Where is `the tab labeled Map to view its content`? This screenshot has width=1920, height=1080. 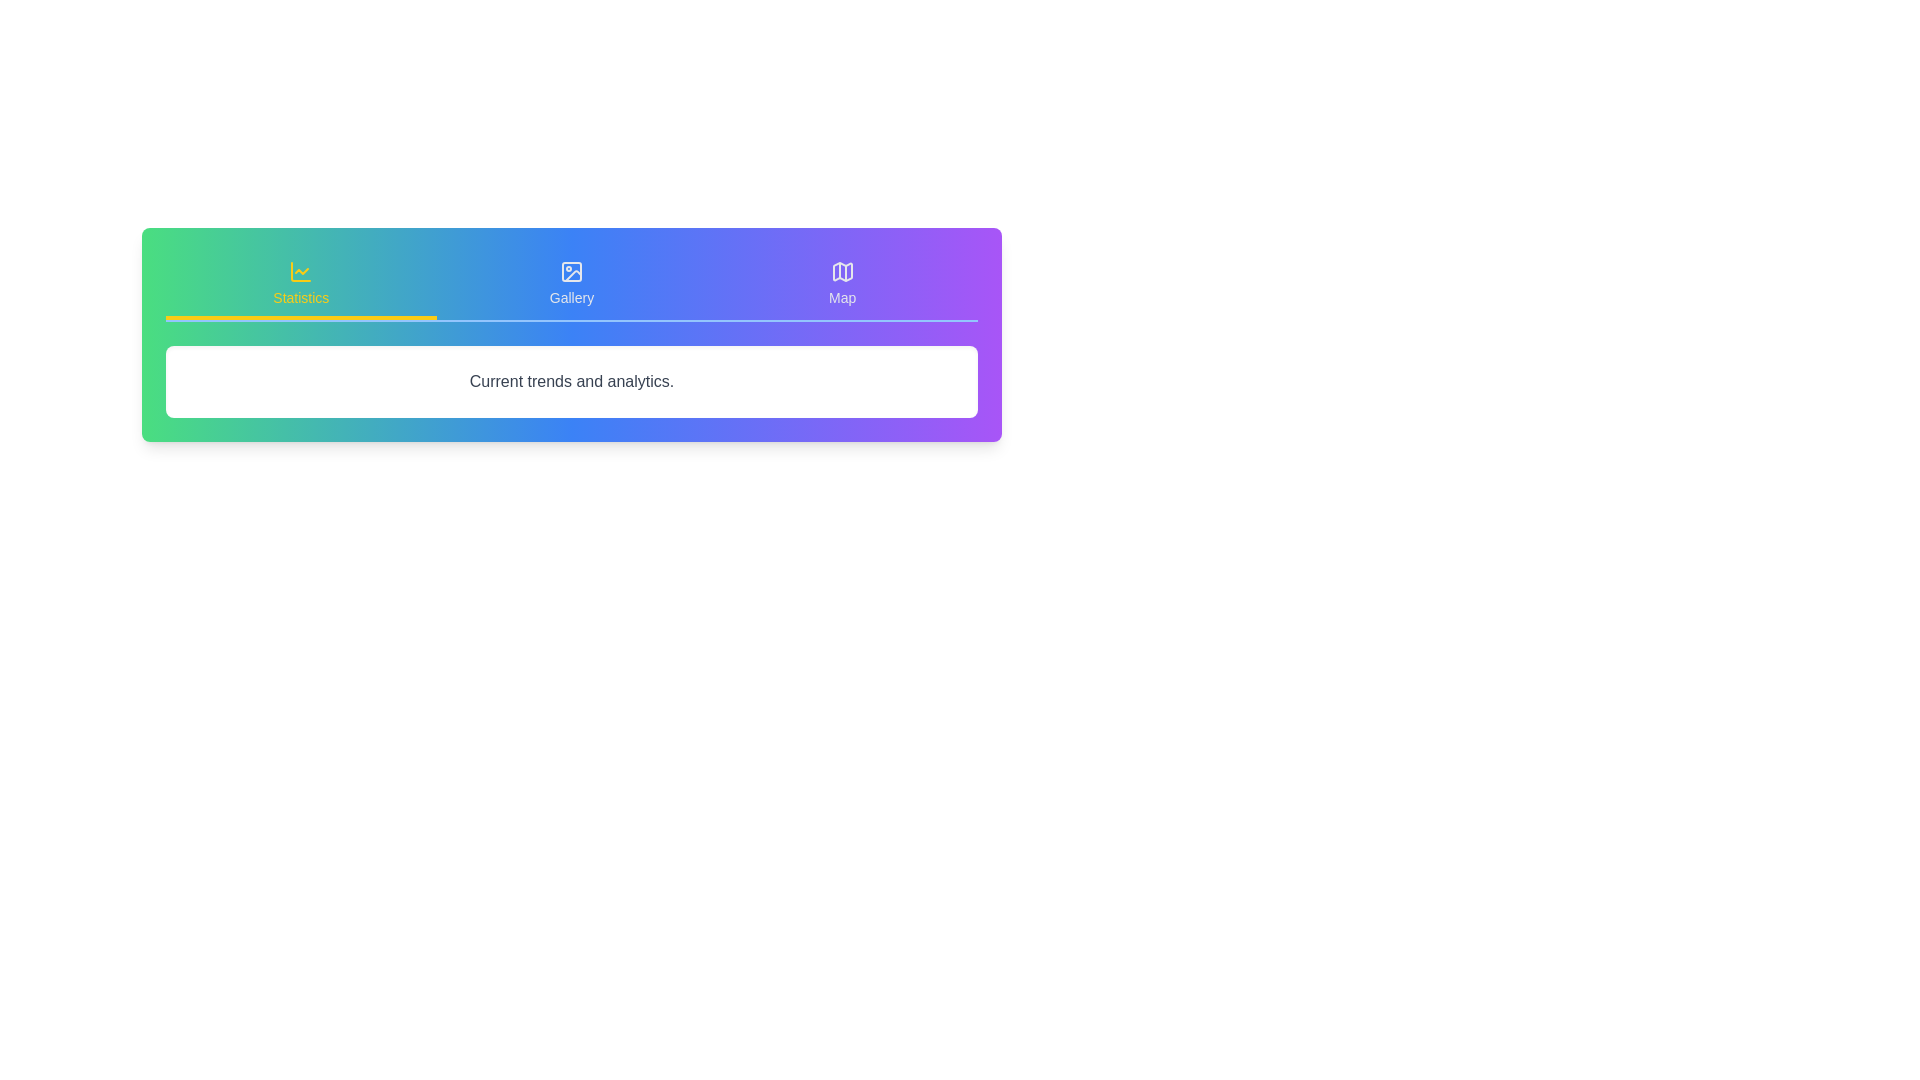
the tab labeled Map to view its content is located at coordinates (842, 285).